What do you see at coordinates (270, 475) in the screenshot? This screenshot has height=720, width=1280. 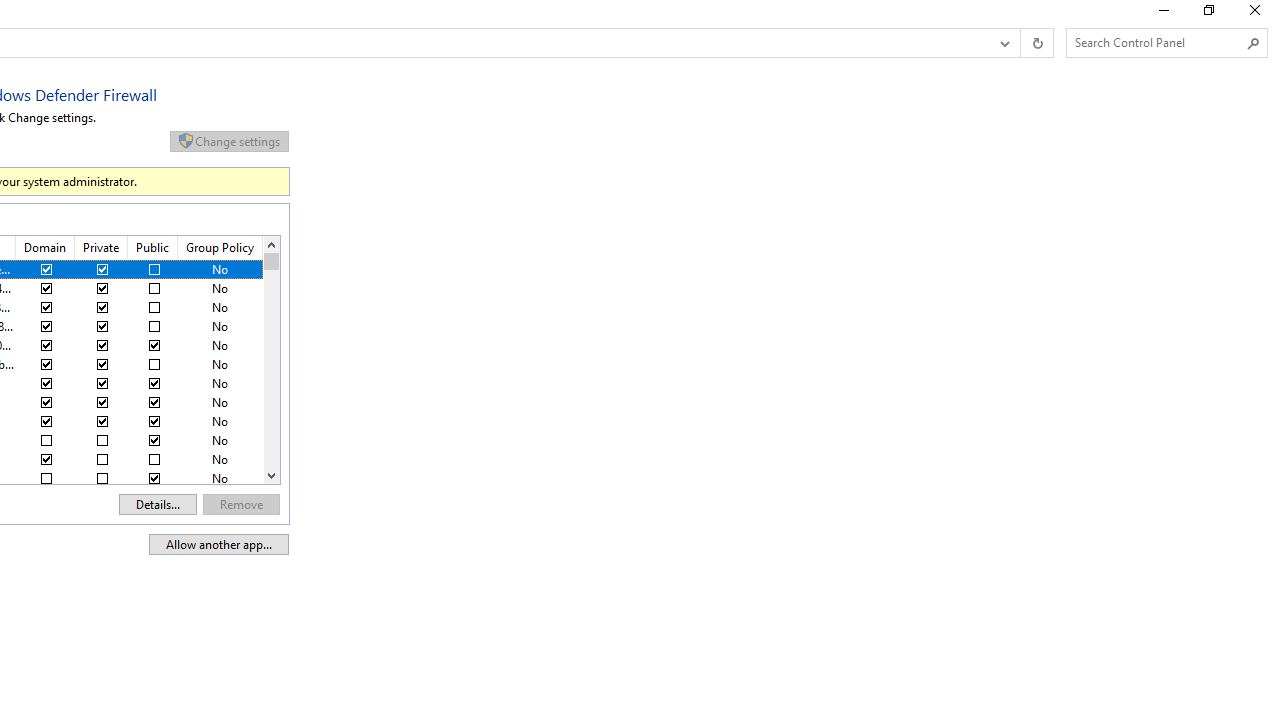 I see `'Line down'` at bounding box center [270, 475].